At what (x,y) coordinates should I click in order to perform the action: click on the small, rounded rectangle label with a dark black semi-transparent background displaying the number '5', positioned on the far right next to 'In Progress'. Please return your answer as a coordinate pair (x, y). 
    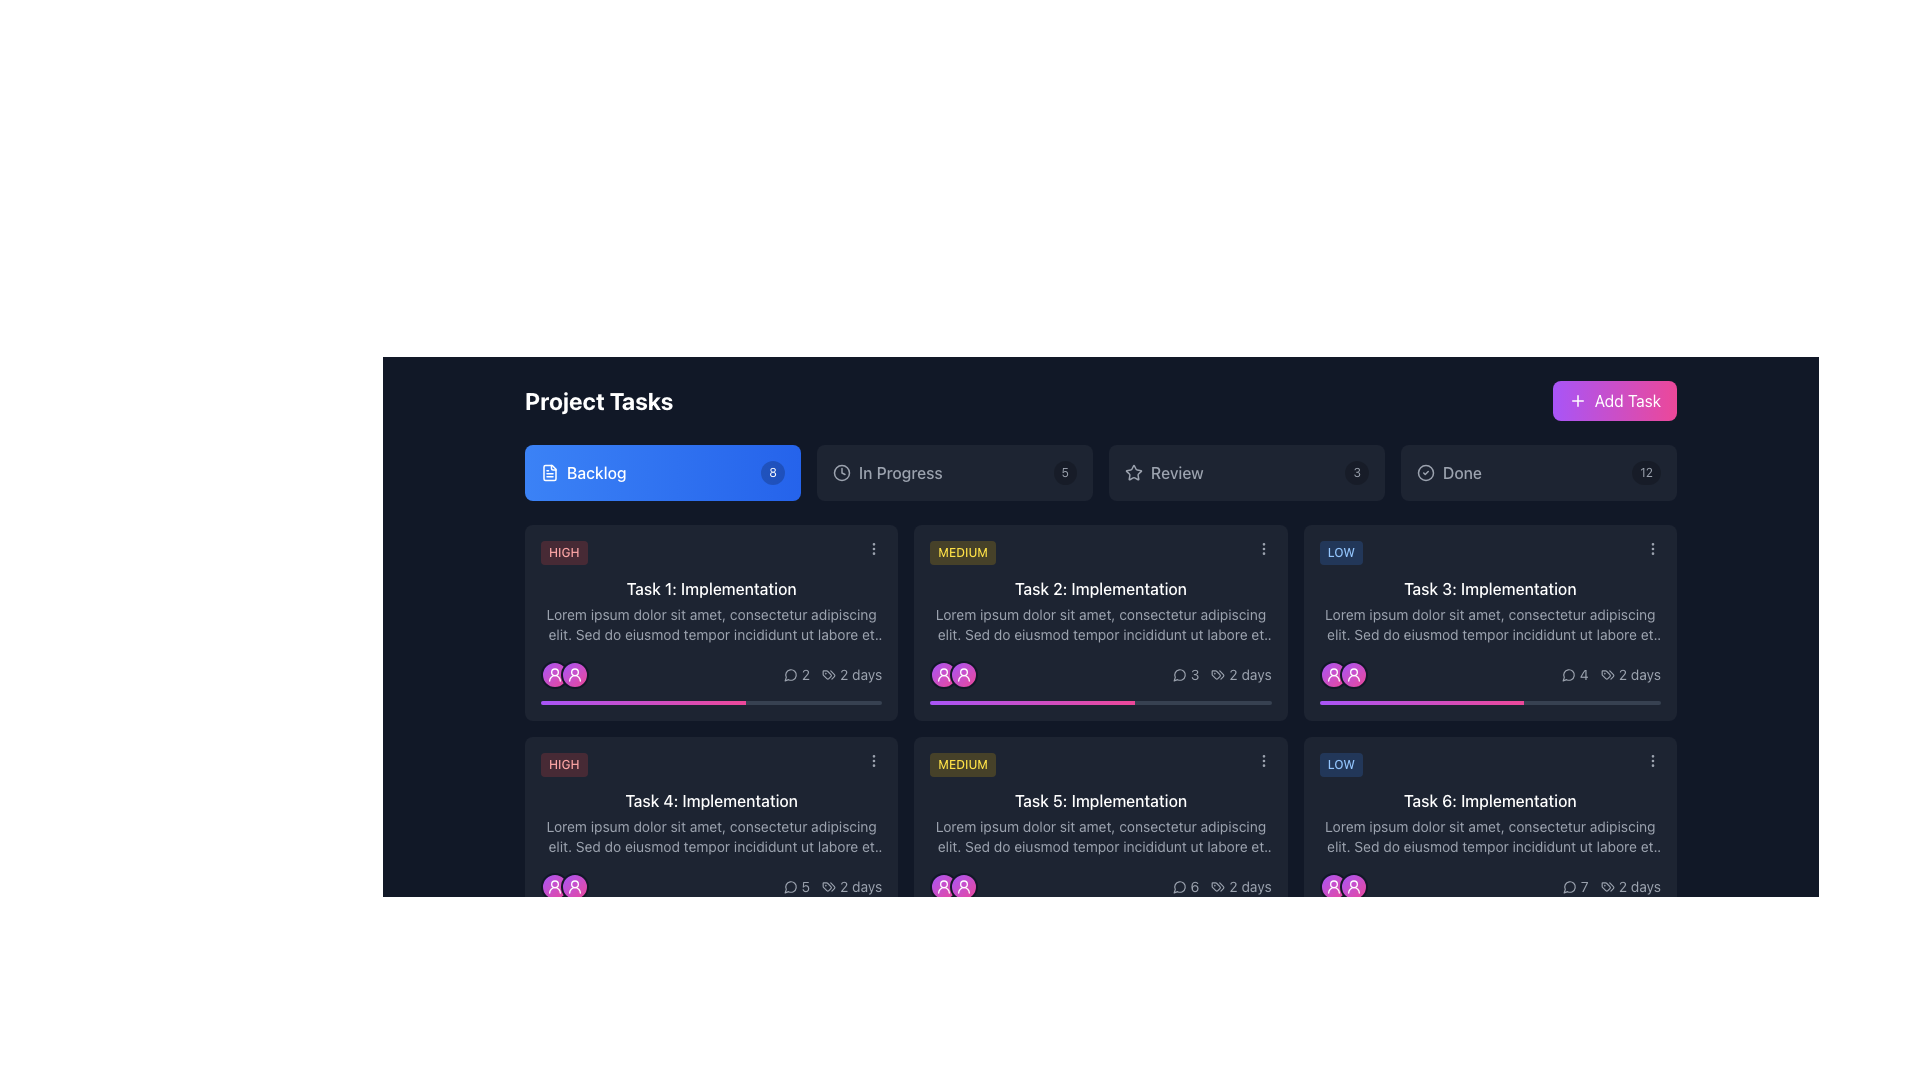
    Looking at the image, I should click on (1064, 473).